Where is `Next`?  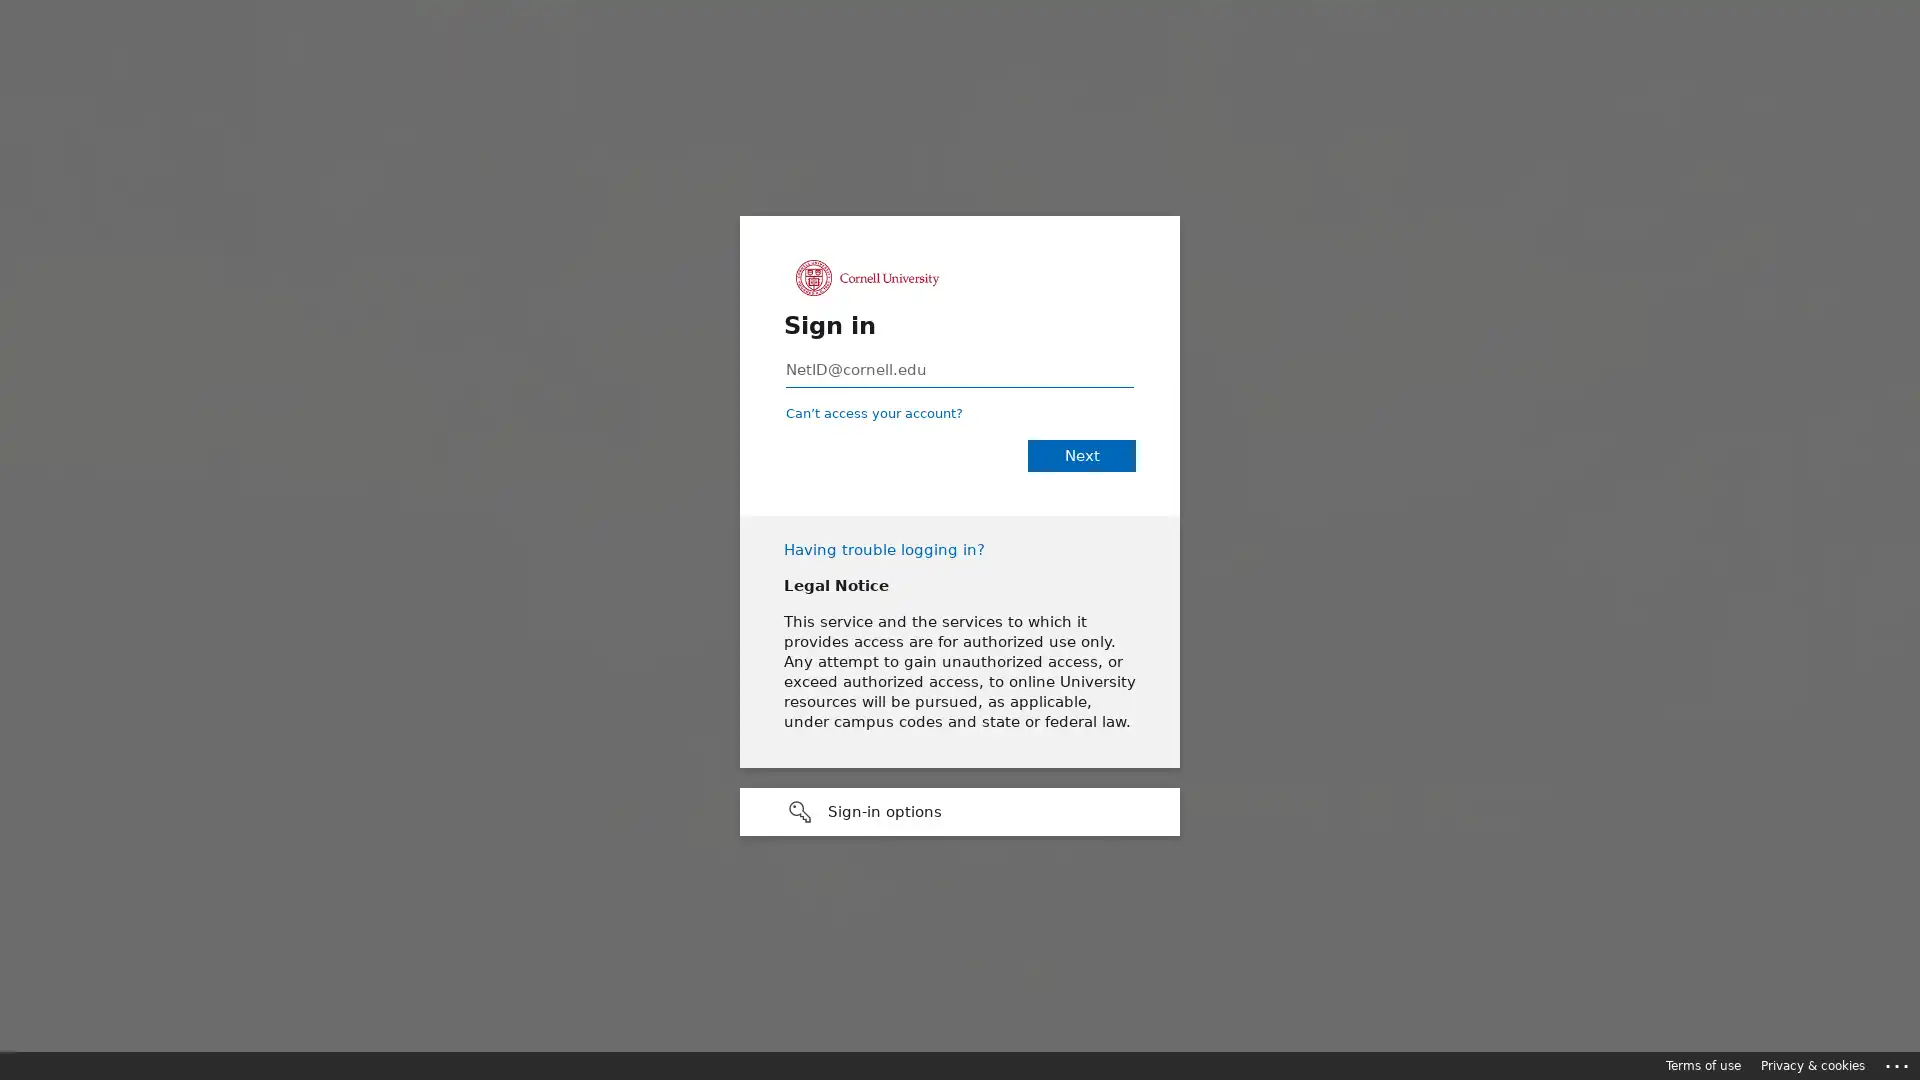 Next is located at coordinates (1080, 455).